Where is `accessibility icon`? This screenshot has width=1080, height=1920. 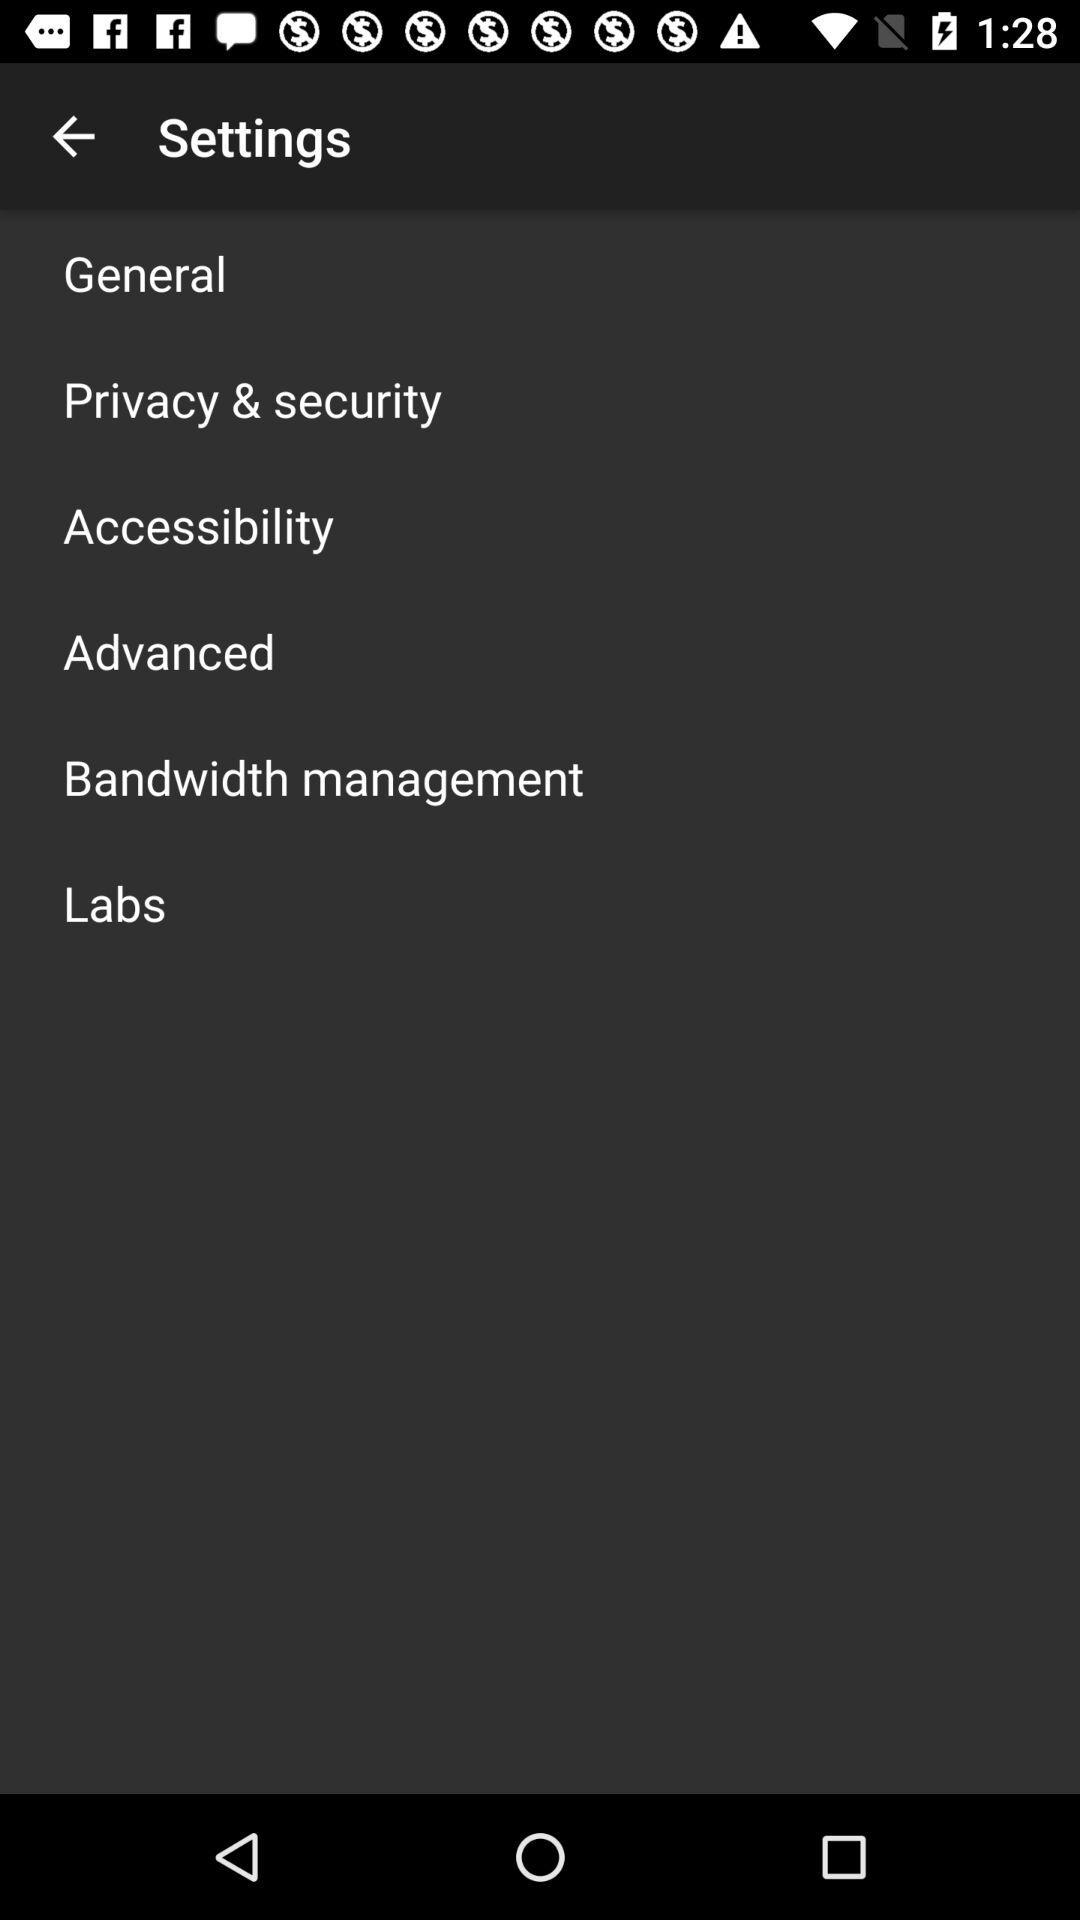 accessibility icon is located at coordinates (198, 524).